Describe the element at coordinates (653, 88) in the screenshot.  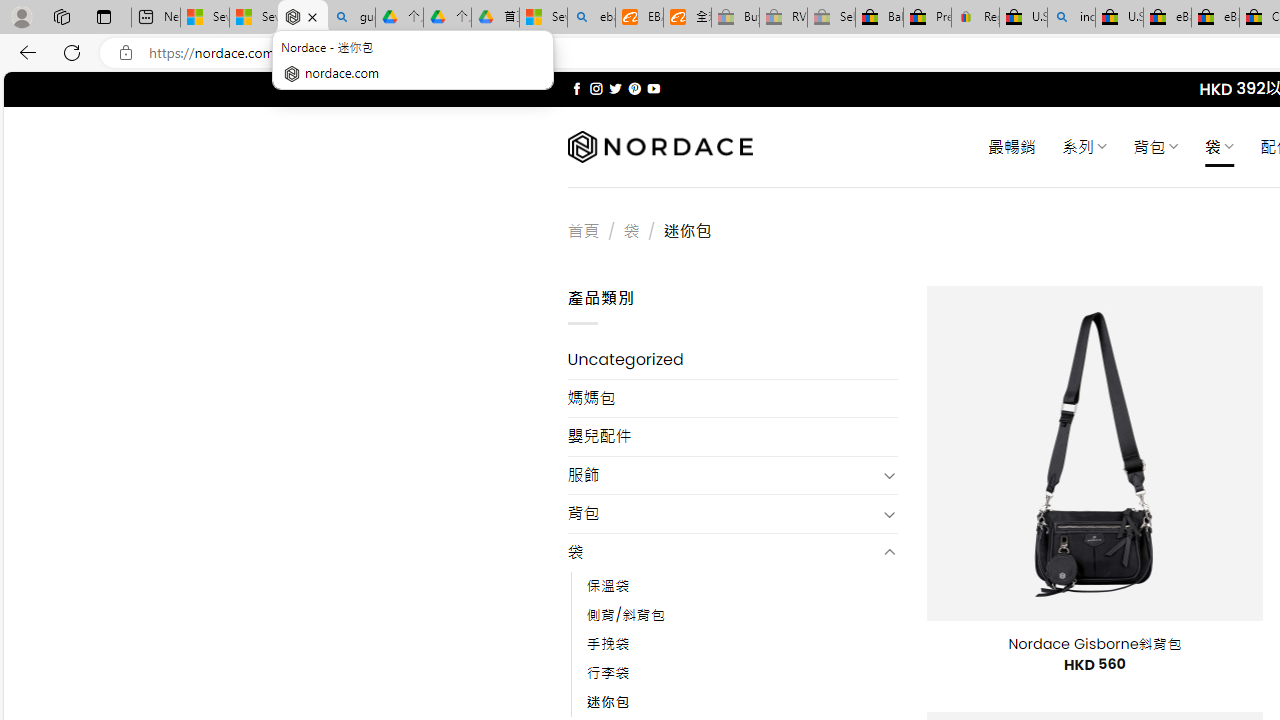
I see `'Follow on YouTube'` at that location.